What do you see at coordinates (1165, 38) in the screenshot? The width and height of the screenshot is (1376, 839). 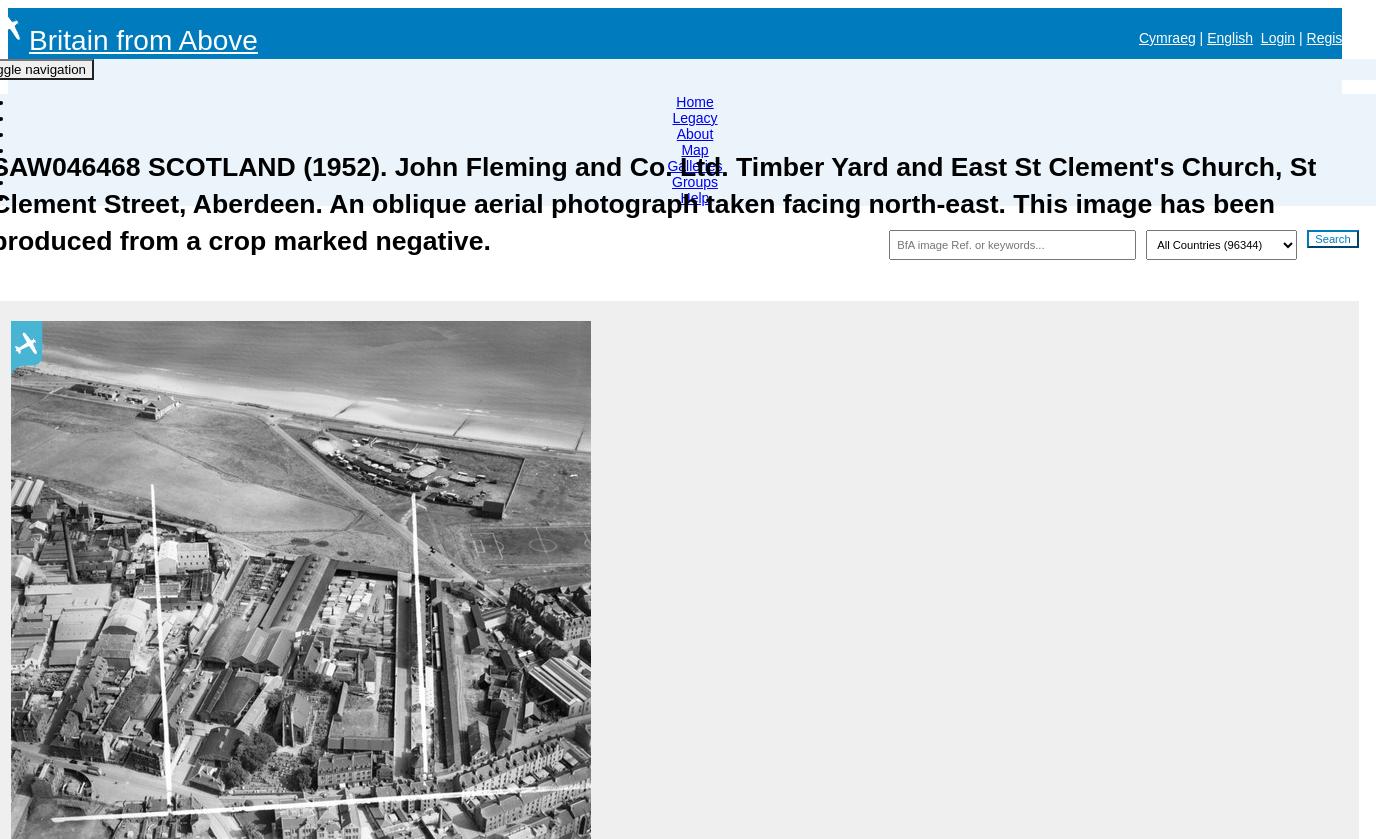 I see `'Cymraeg'` at bounding box center [1165, 38].